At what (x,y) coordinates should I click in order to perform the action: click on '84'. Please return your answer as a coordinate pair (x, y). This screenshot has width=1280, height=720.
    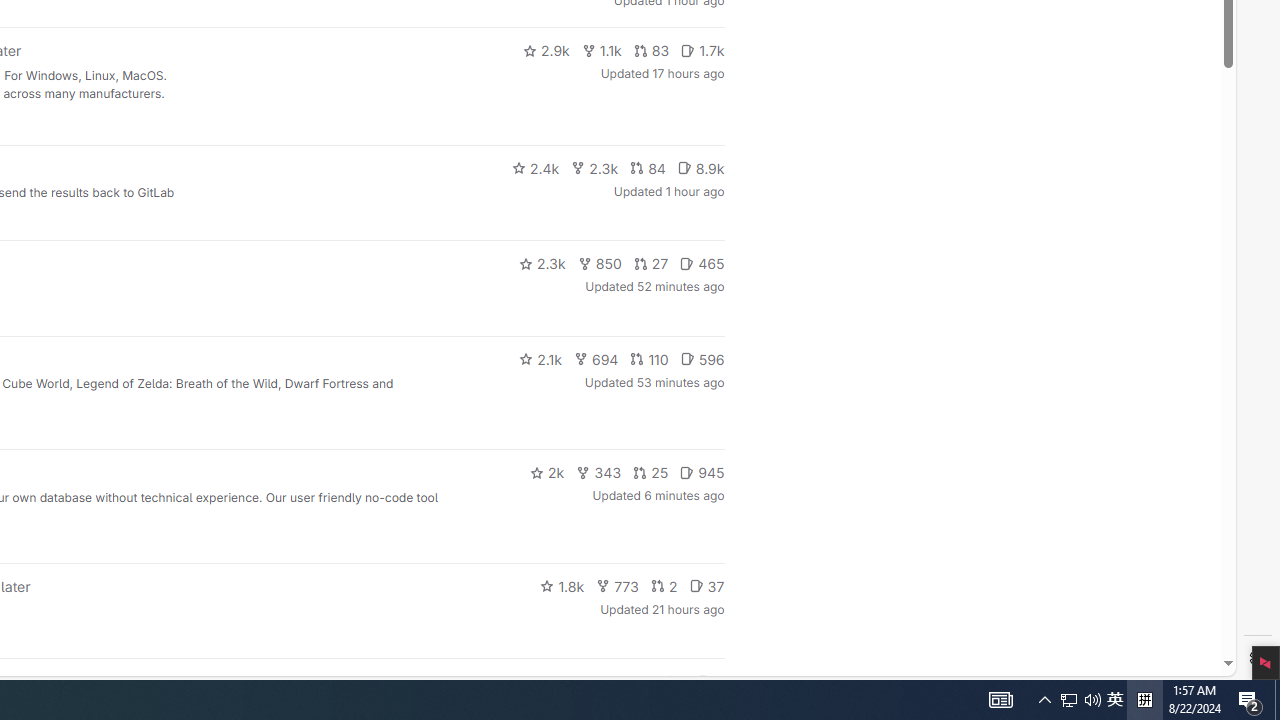
    Looking at the image, I should click on (647, 167).